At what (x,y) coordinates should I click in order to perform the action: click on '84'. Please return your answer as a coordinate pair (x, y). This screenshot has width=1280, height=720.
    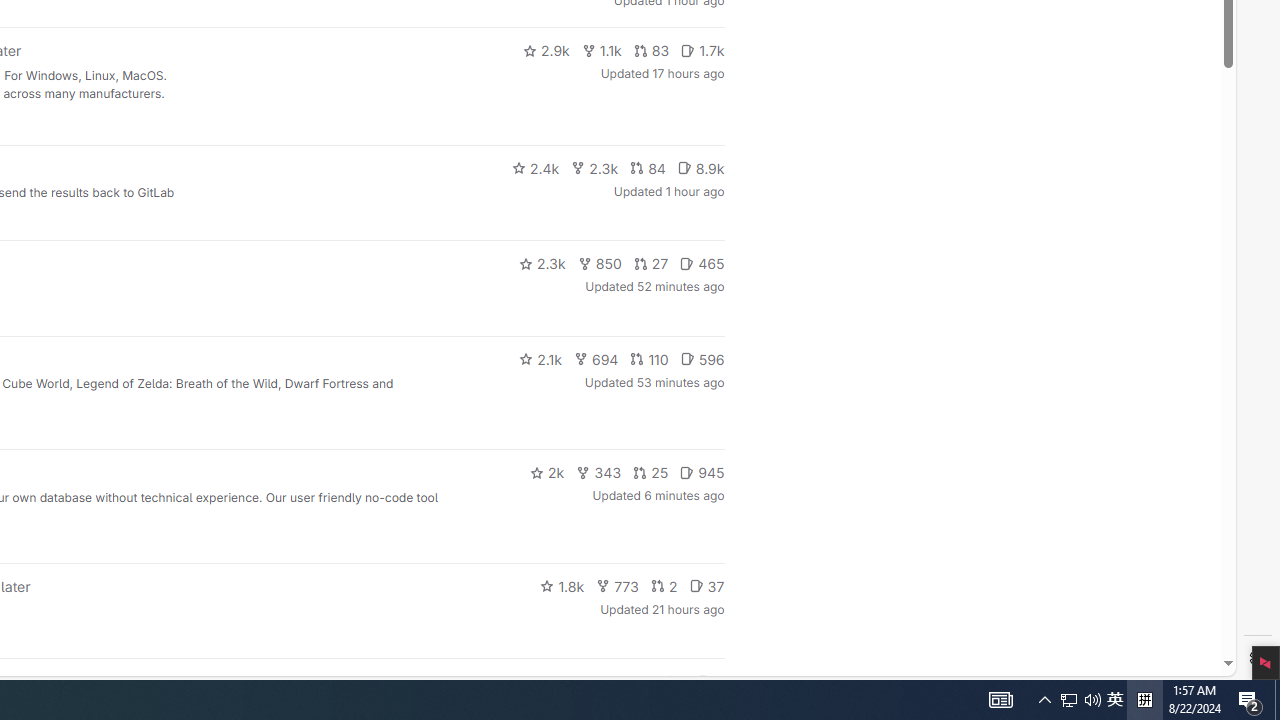
    Looking at the image, I should click on (647, 167).